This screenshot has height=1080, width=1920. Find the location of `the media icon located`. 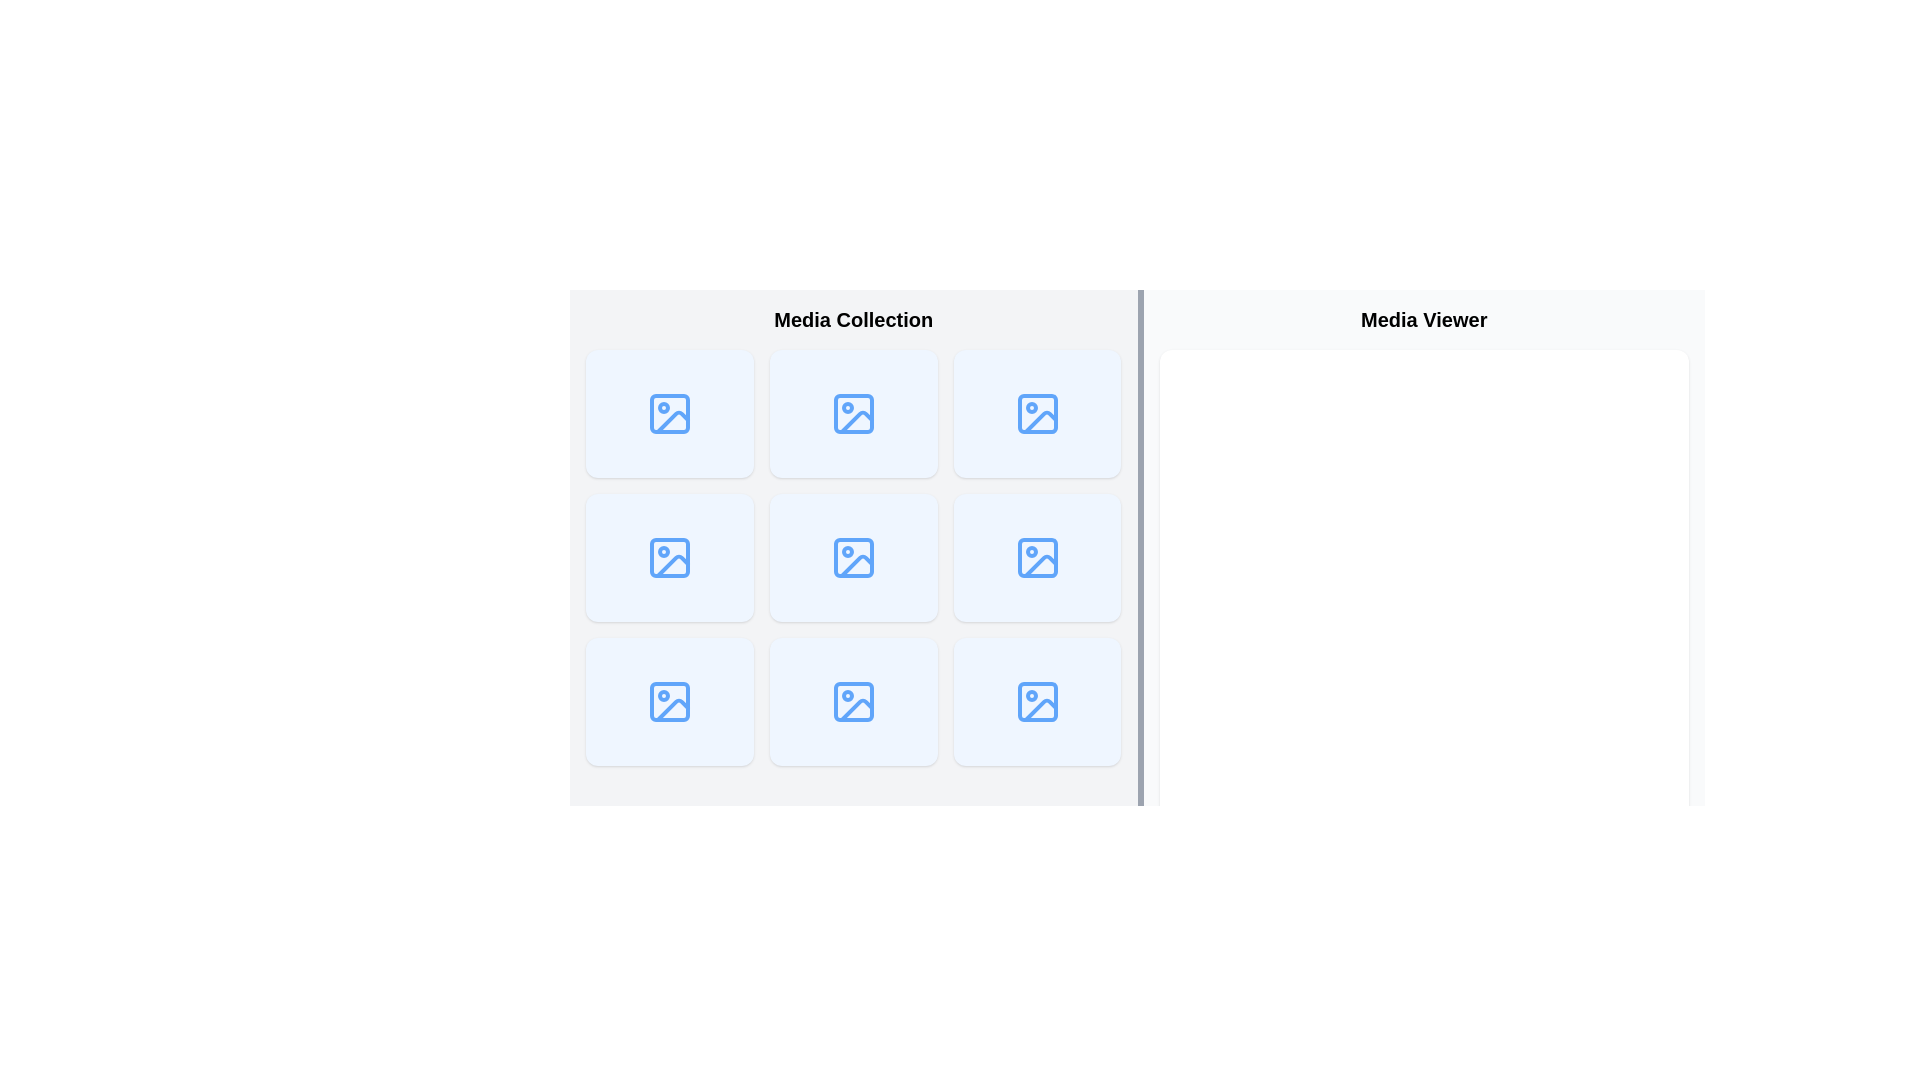

the media icon located is located at coordinates (853, 558).